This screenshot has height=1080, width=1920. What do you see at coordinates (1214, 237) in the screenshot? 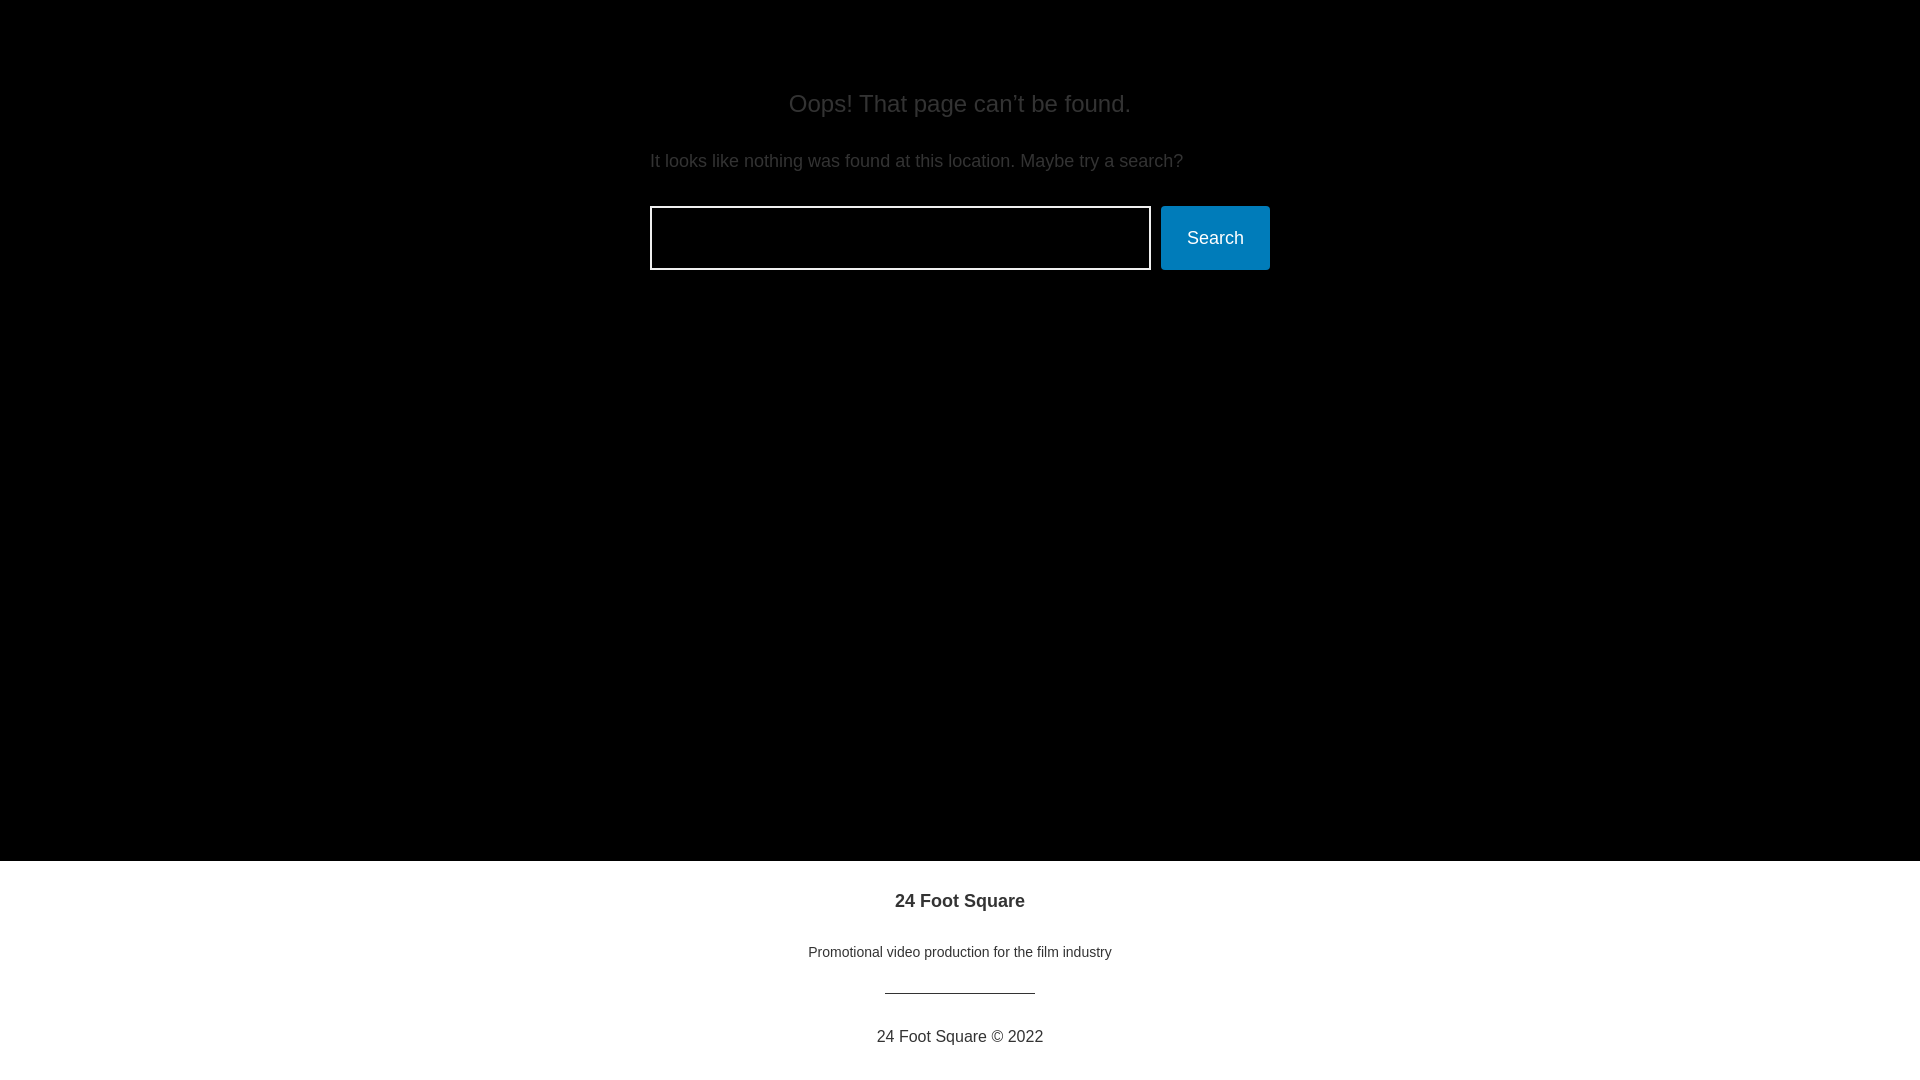
I see `'Search'` at bounding box center [1214, 237].